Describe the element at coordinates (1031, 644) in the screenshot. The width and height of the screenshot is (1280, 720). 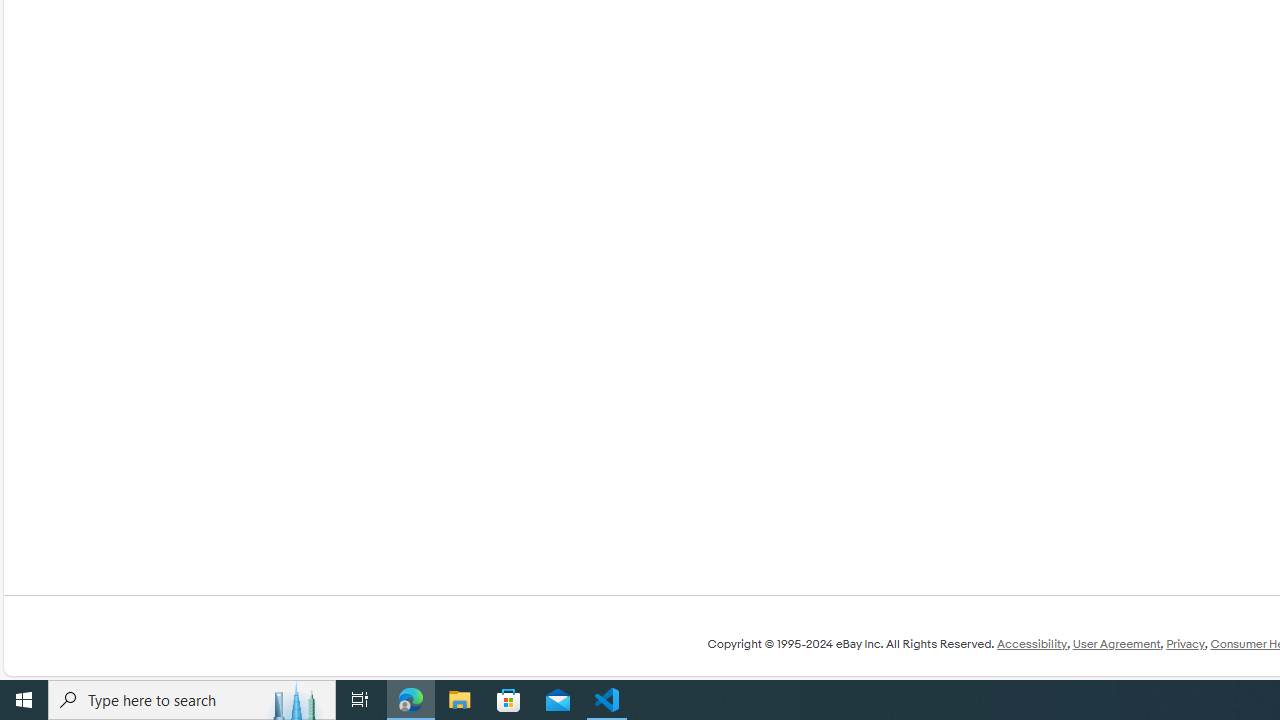
I see `'Accessibility'` at that location.